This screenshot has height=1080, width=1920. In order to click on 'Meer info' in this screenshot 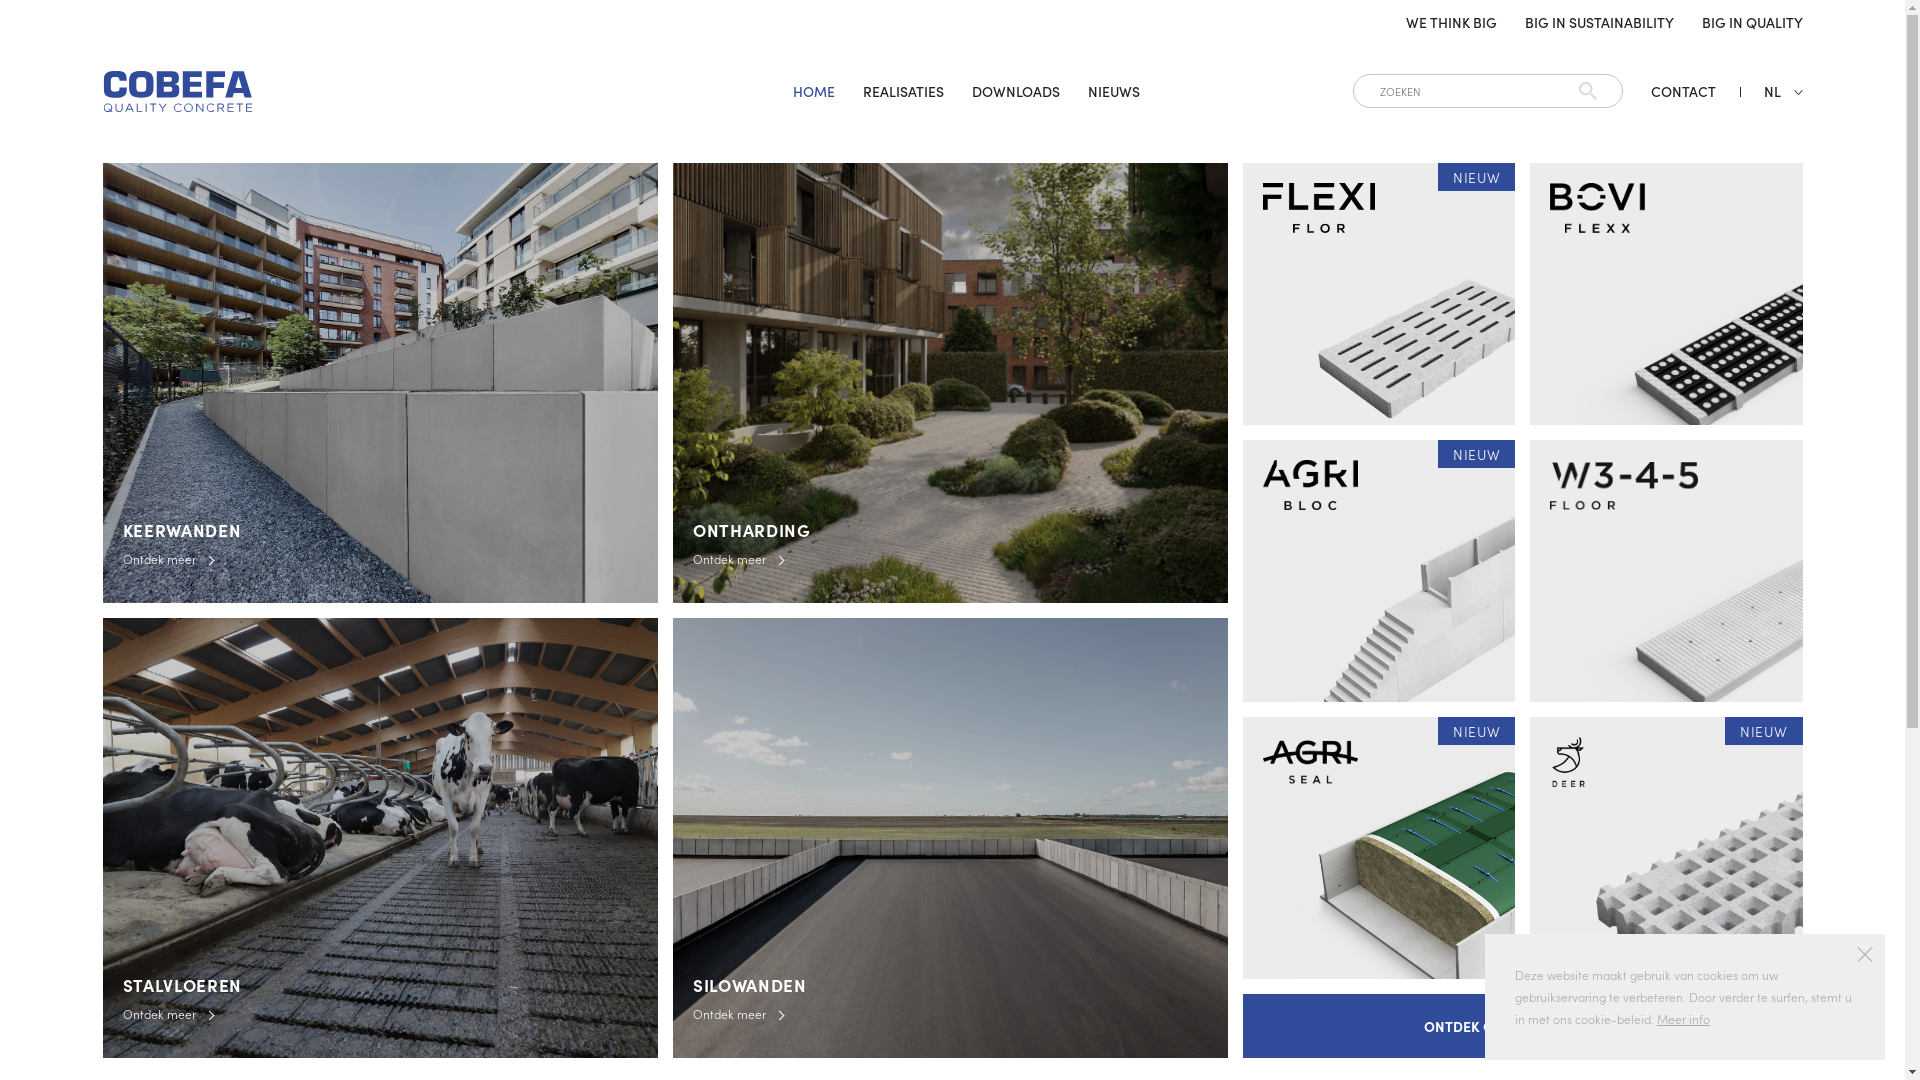, I will do `click(1682, 1018)`.